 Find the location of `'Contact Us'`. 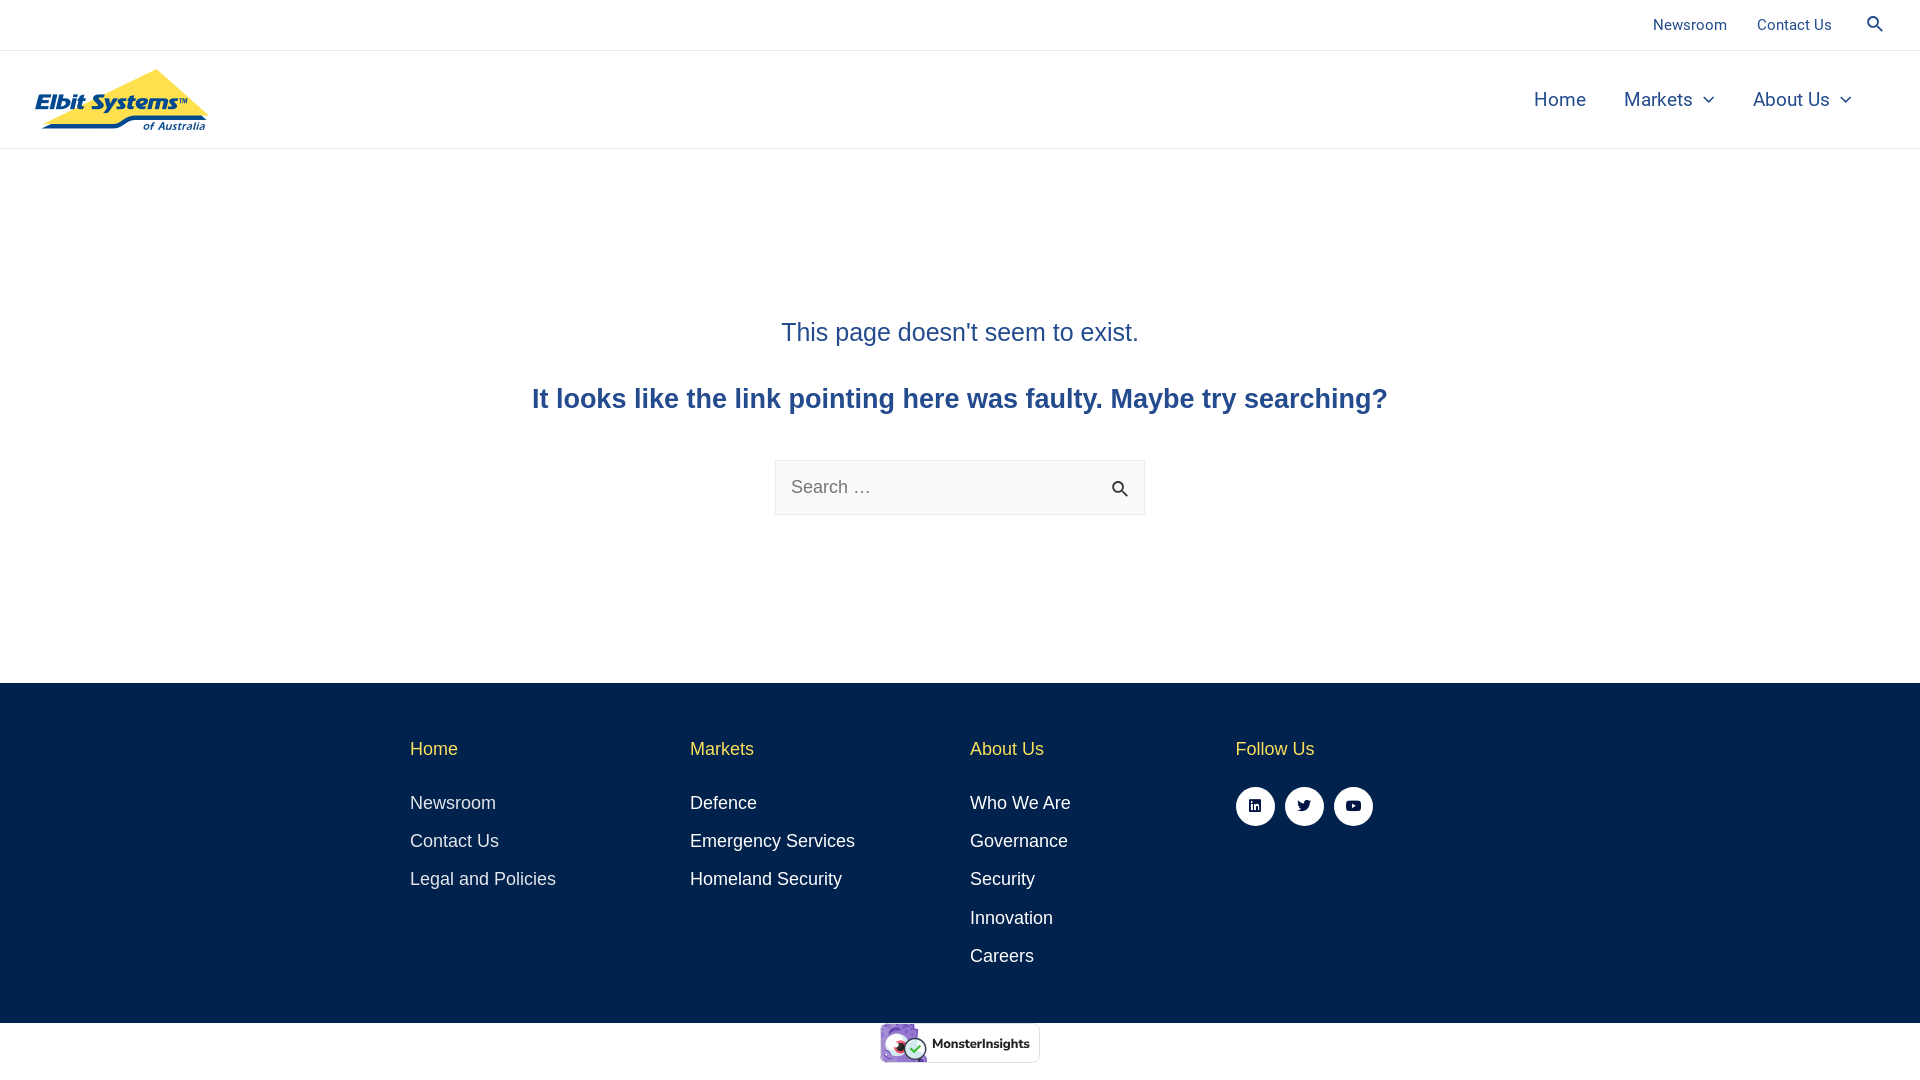

'Contact Us' is located at coordinates (1794, 24).